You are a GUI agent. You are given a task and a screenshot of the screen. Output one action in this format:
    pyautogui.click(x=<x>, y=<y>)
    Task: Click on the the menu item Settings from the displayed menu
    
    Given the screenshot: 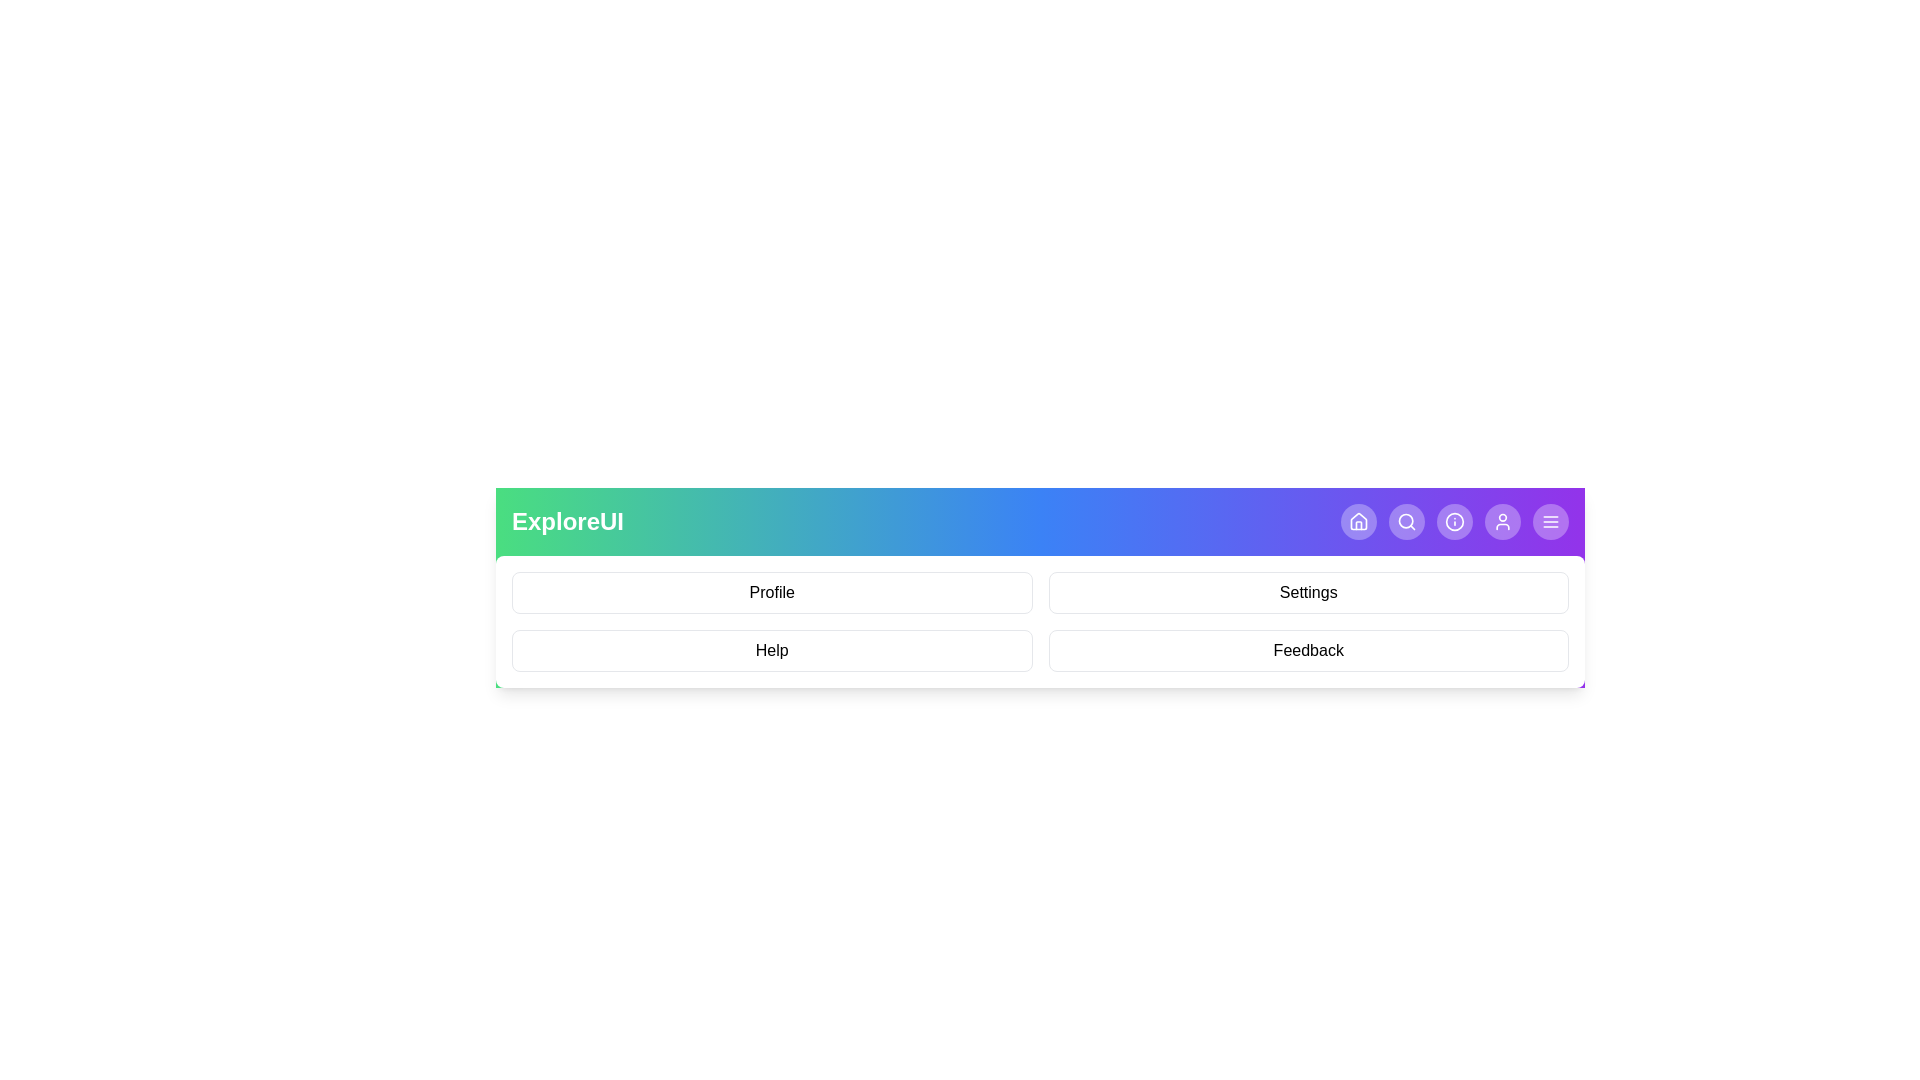 What is the action you would take?
    pyautogui.click(x=1309, y=592)
    